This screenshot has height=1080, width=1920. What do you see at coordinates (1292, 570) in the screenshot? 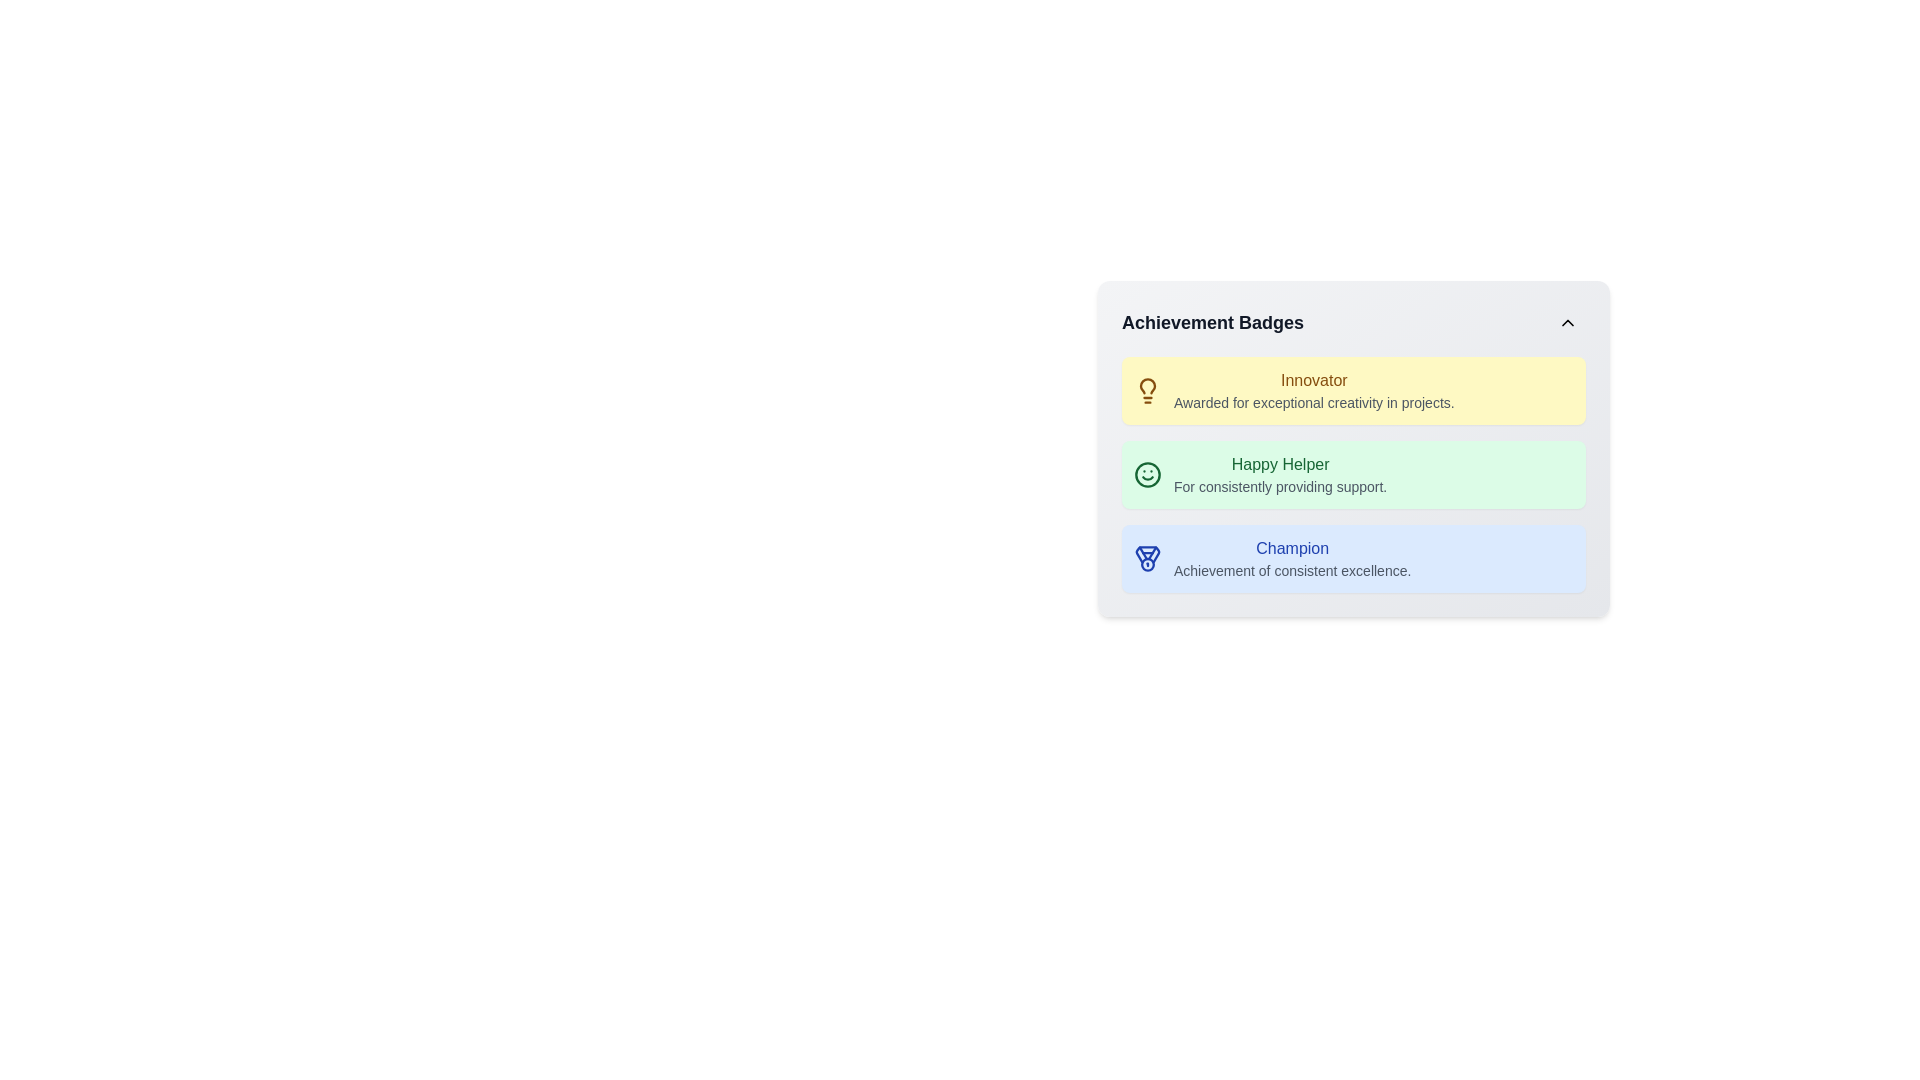
I see `descriptive text label located below the 'Champion' badge in the light blue badge section of the Achievement Badges list` at bounding box center [1292, 570].